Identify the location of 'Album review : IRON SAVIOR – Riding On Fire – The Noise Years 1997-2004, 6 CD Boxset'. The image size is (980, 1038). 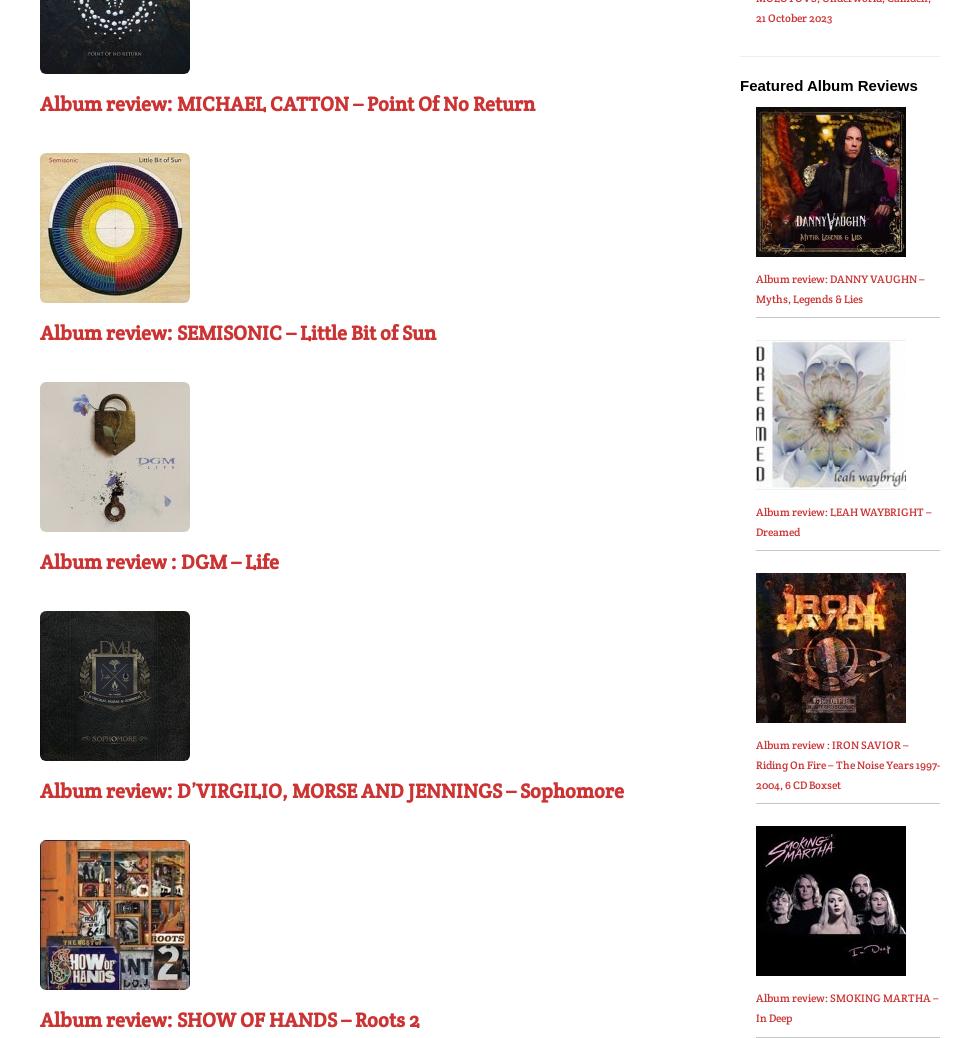
(847, 764).